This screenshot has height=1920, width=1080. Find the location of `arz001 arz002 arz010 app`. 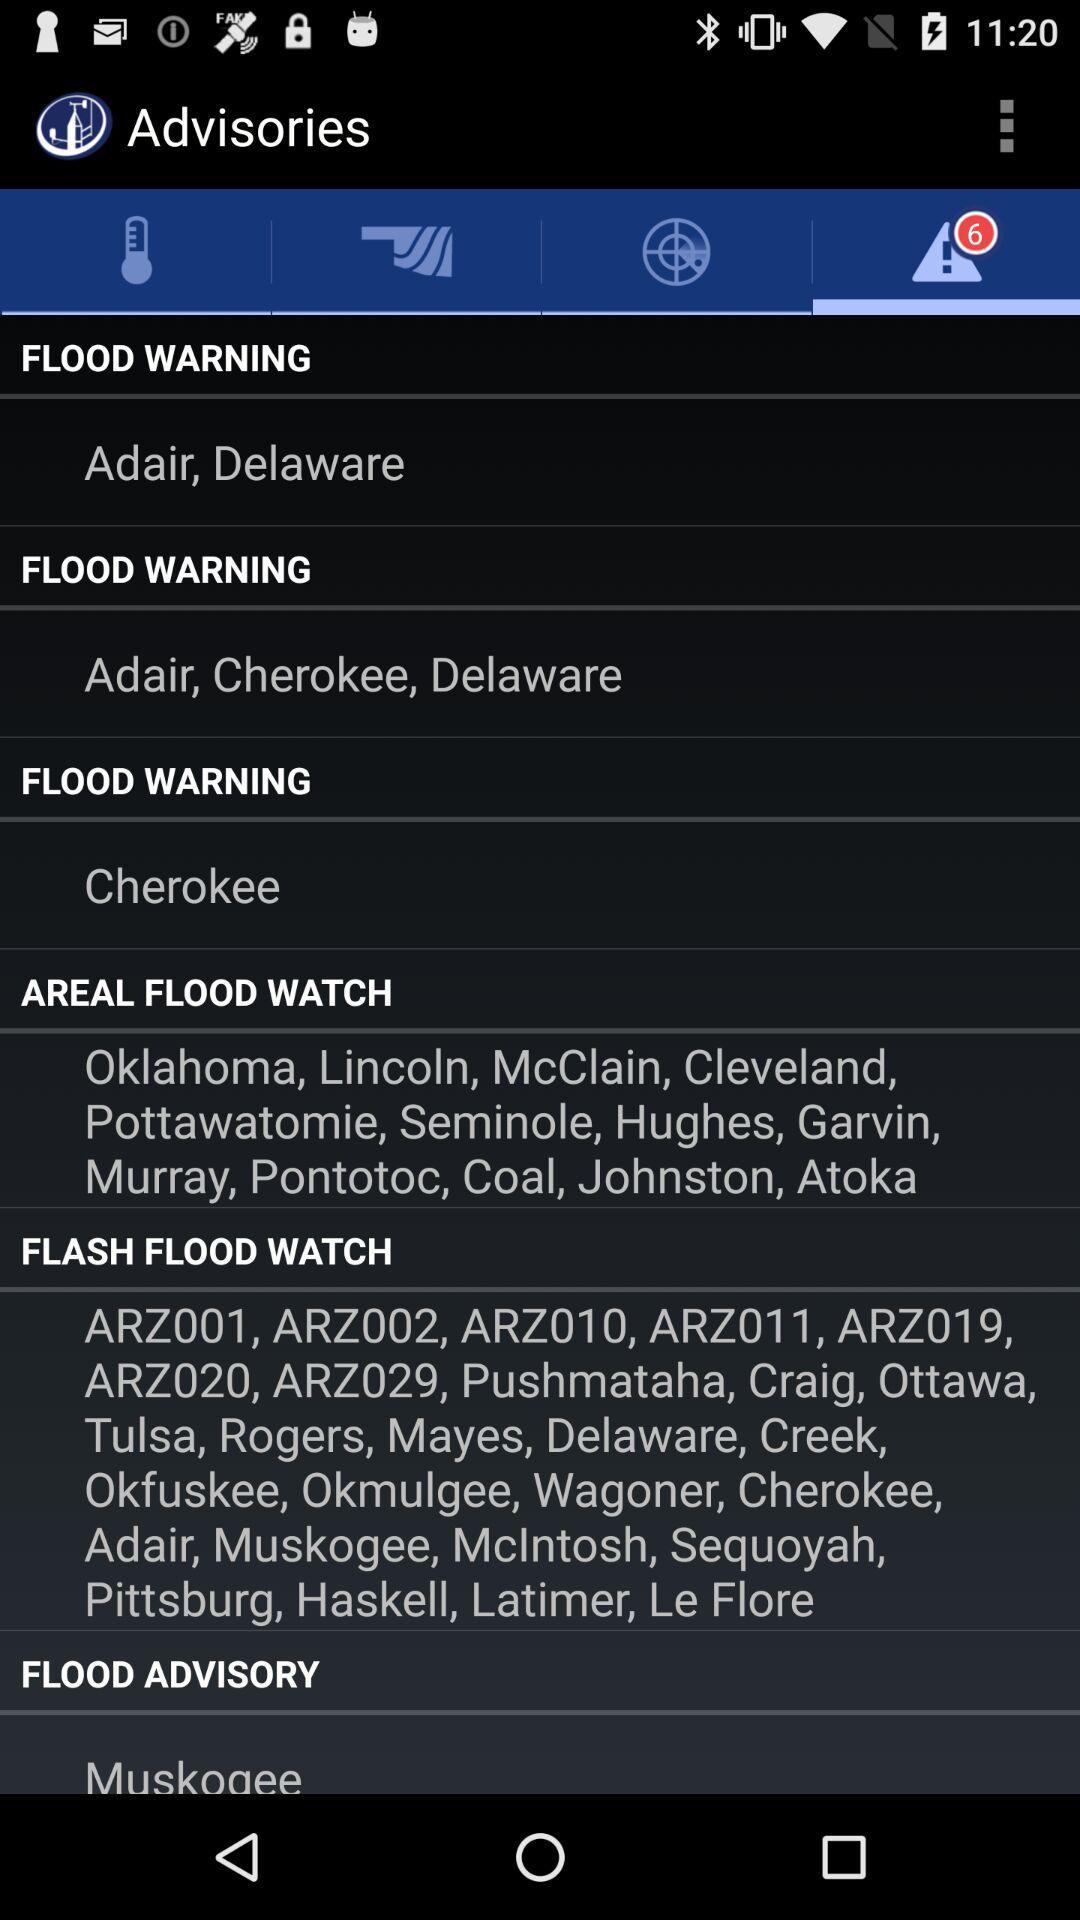

arz001 arz002 arz010 app is located at coordinates (540, 1460).